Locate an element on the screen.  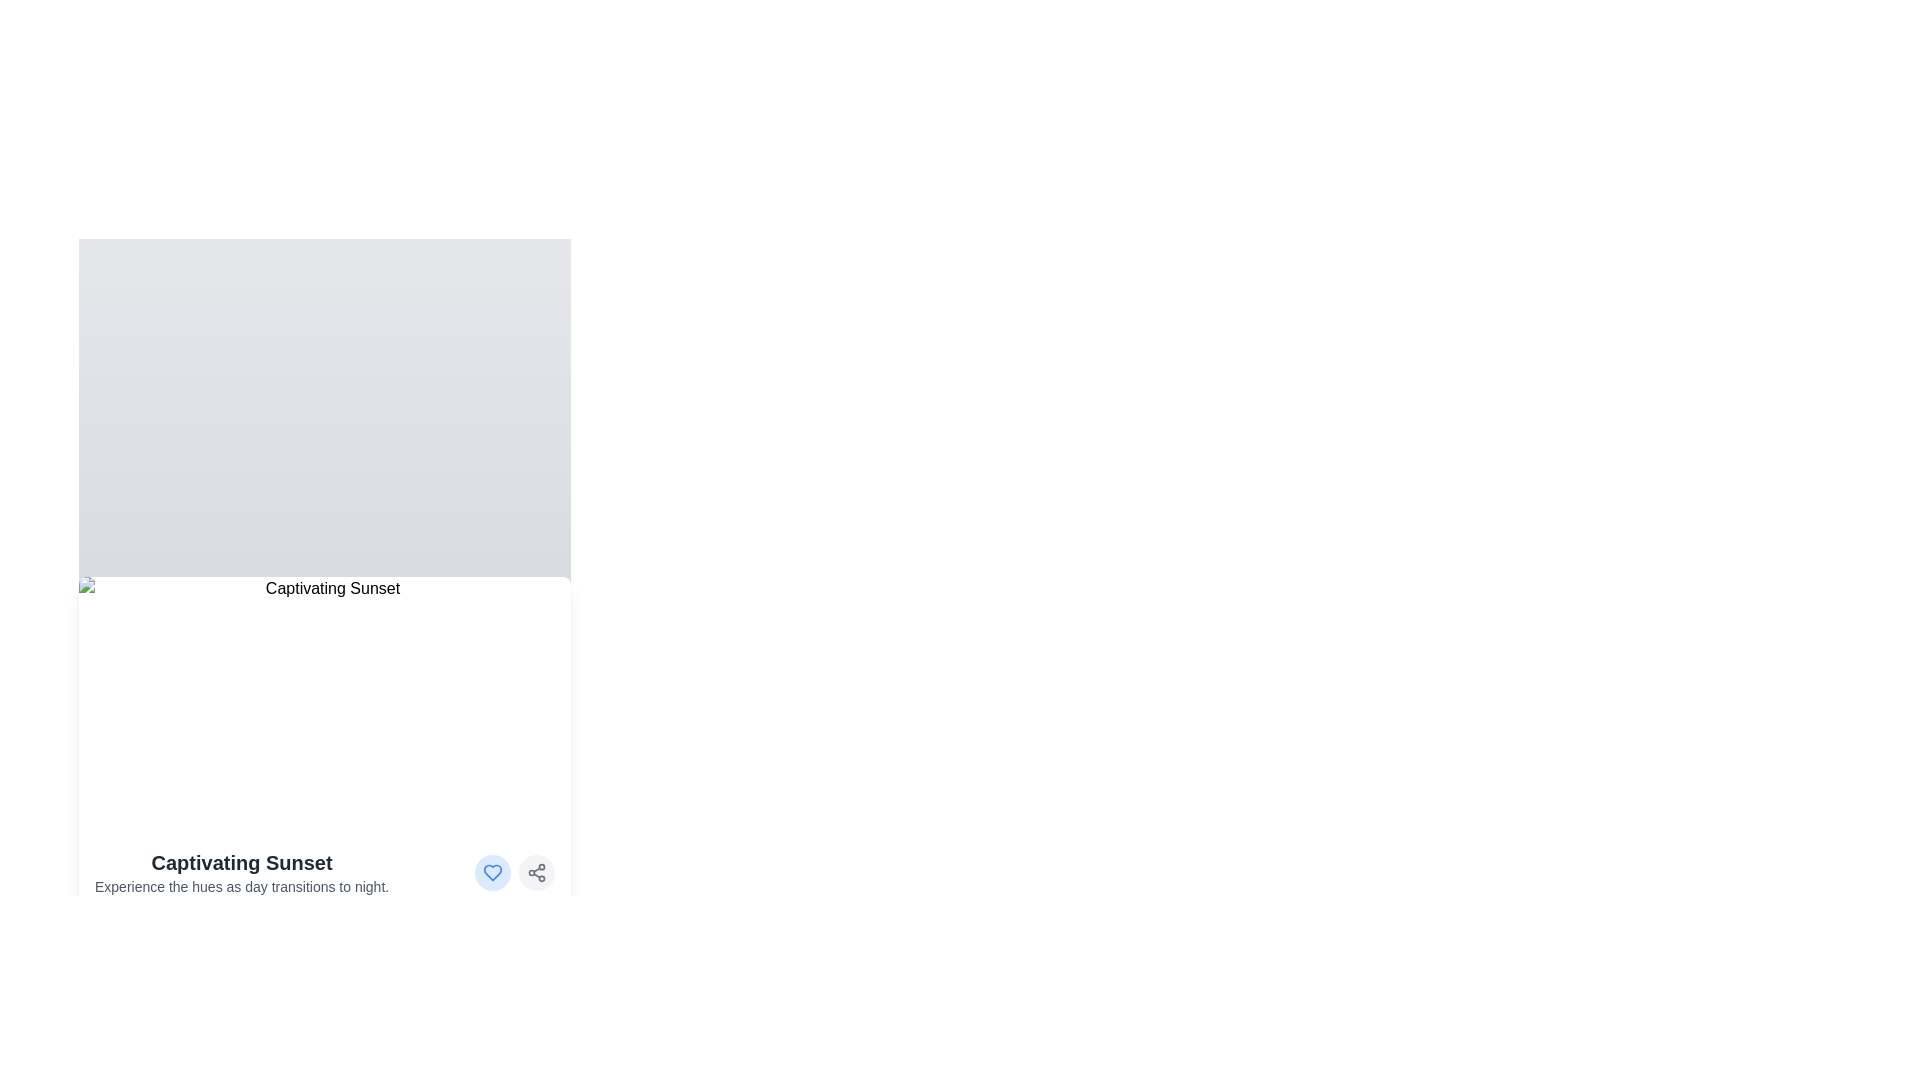
the circular share icon located in the bottom right corner of the visible card is located at coordinates (537, 871).